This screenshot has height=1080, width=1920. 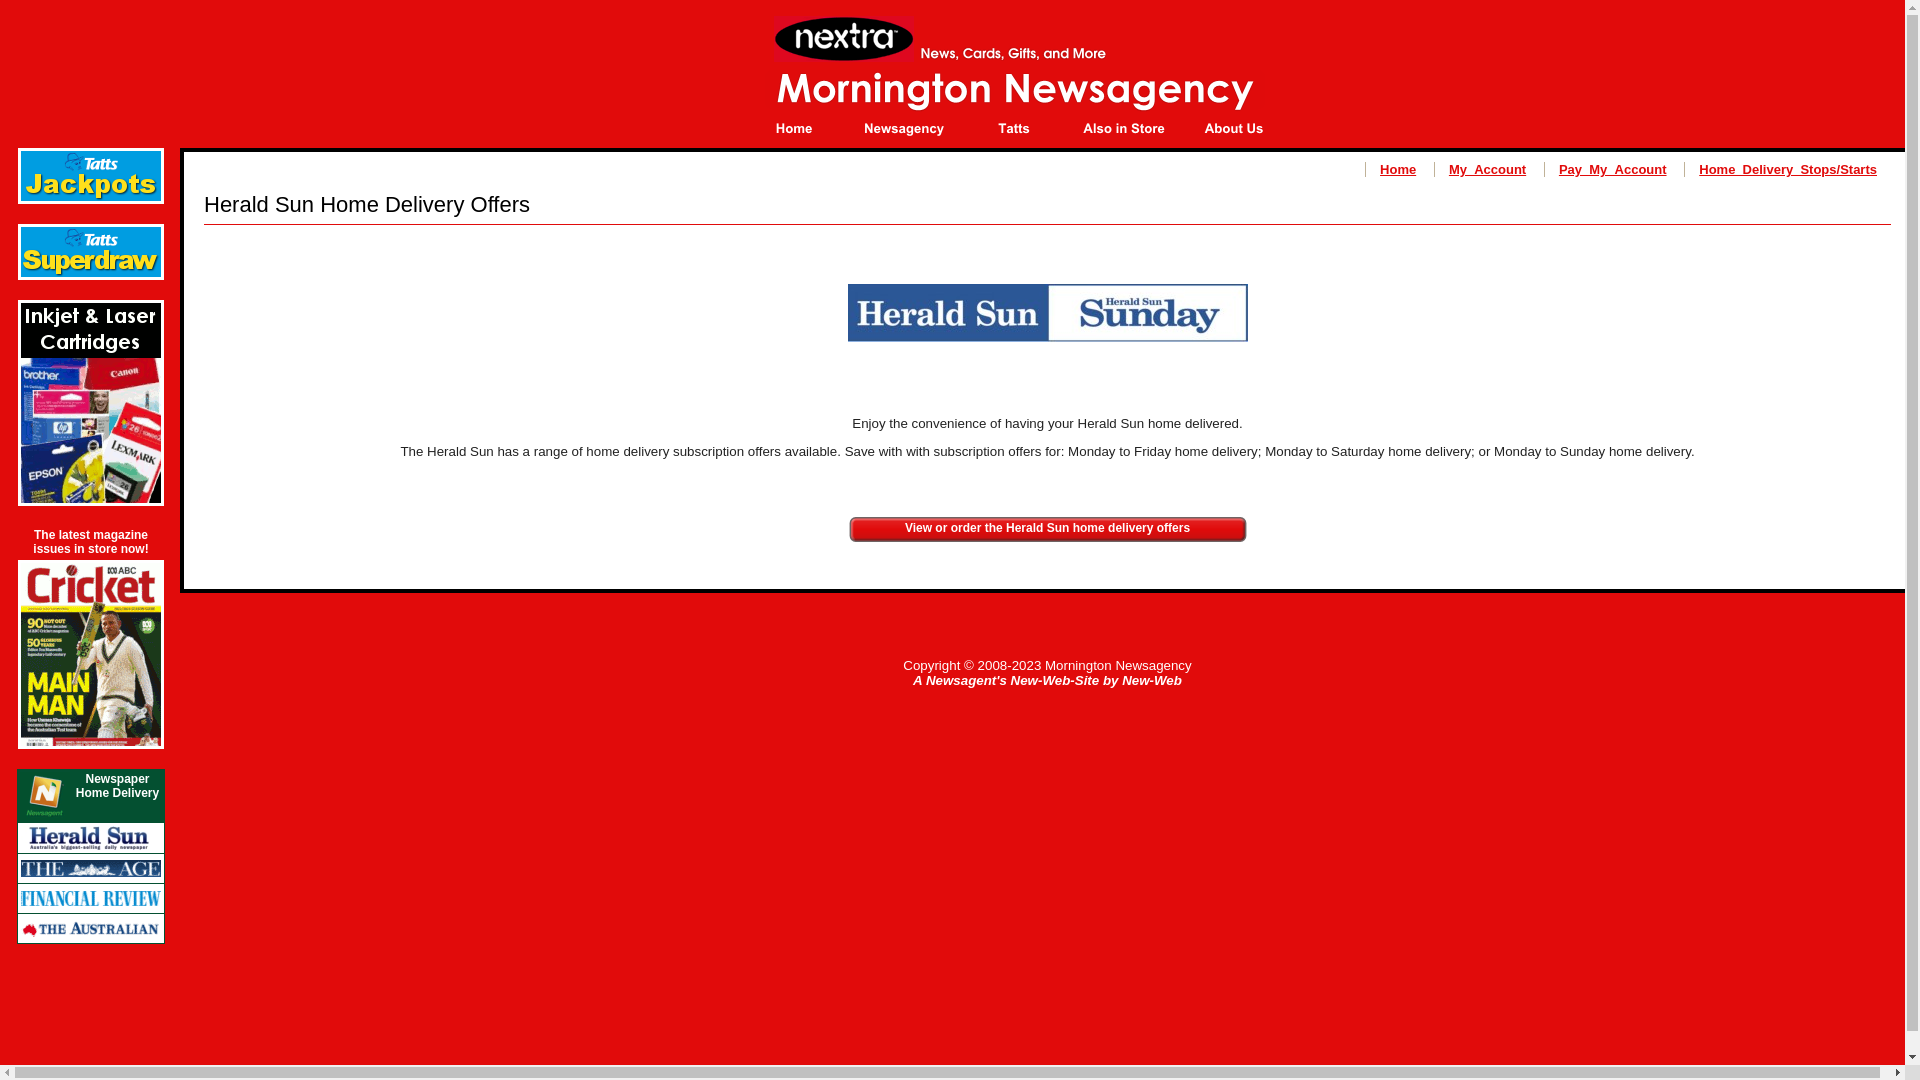 I want to click on 'Home_Delivery_Stops/Starts', so click(x=1788, y=168).